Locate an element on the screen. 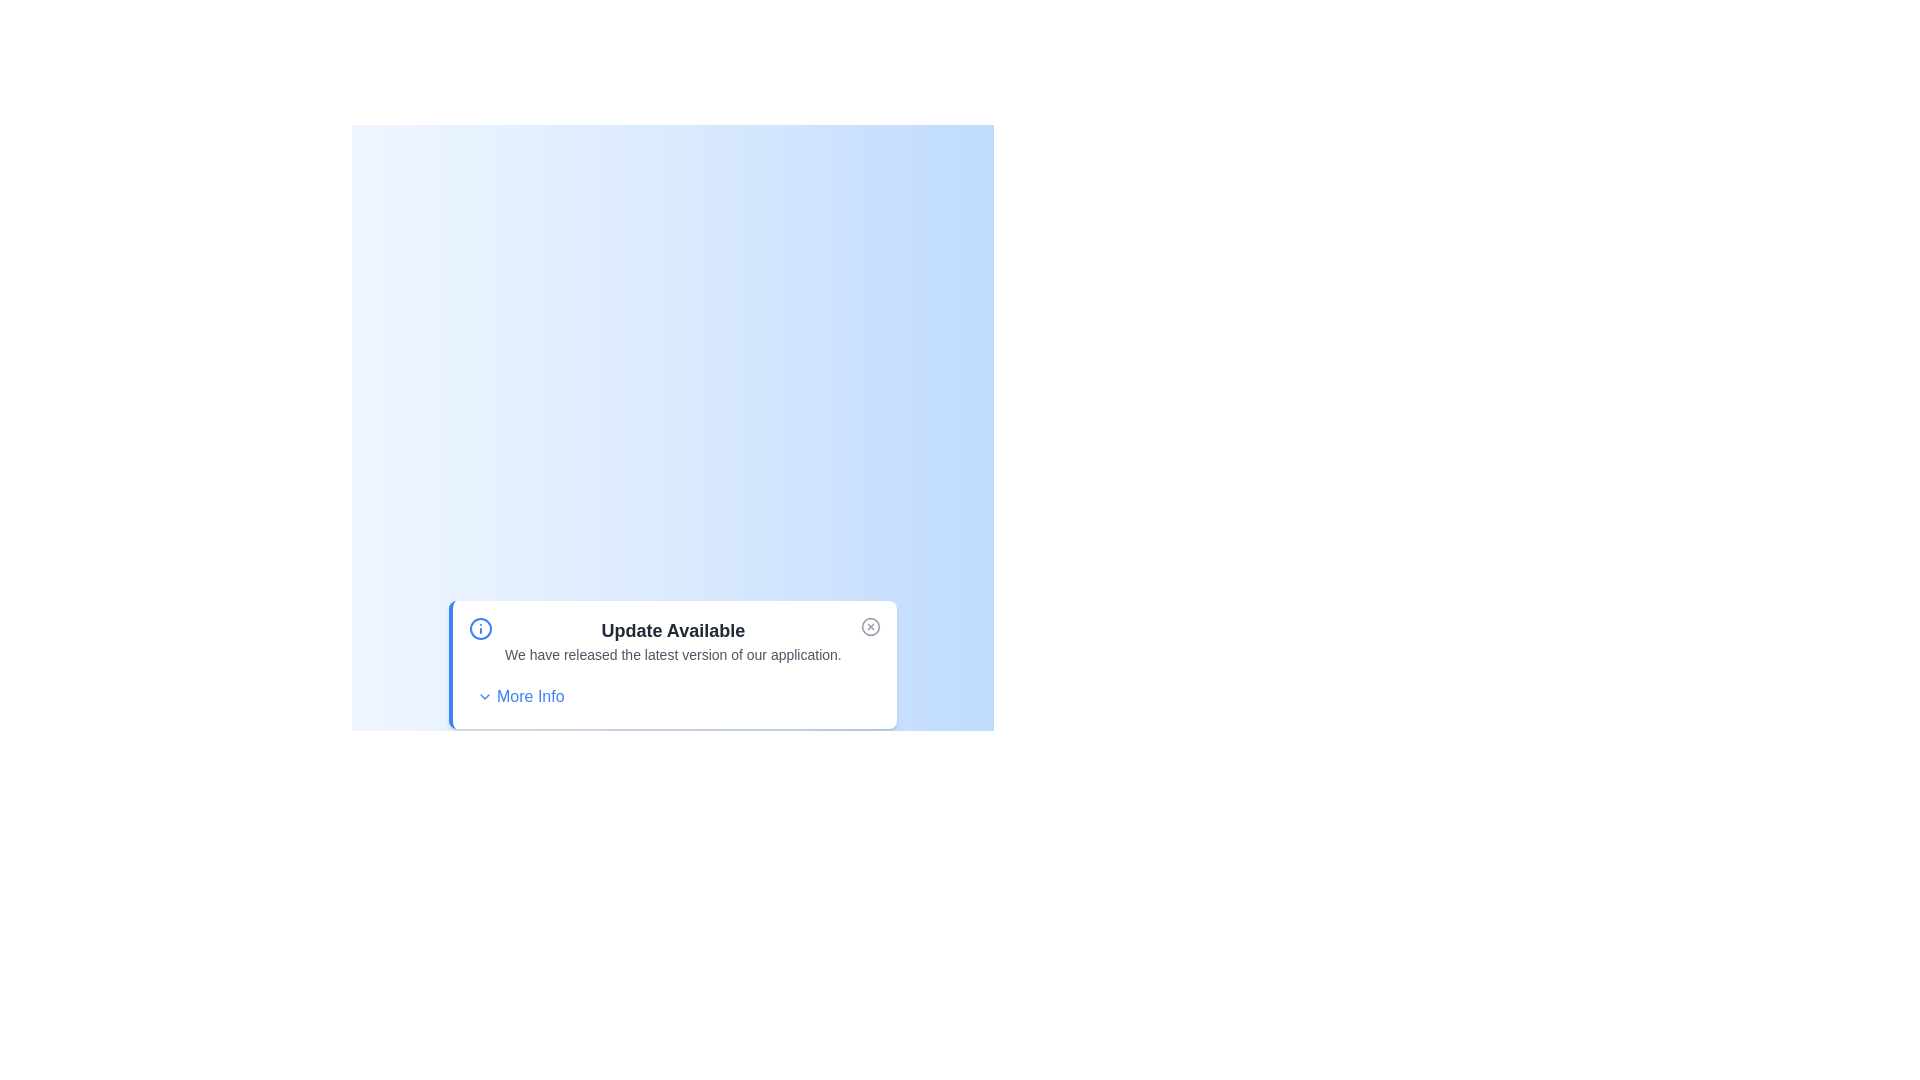 This screenshot has width=1920, height=1080. close button to dismiss the alert is located at coordinates (870, 626).